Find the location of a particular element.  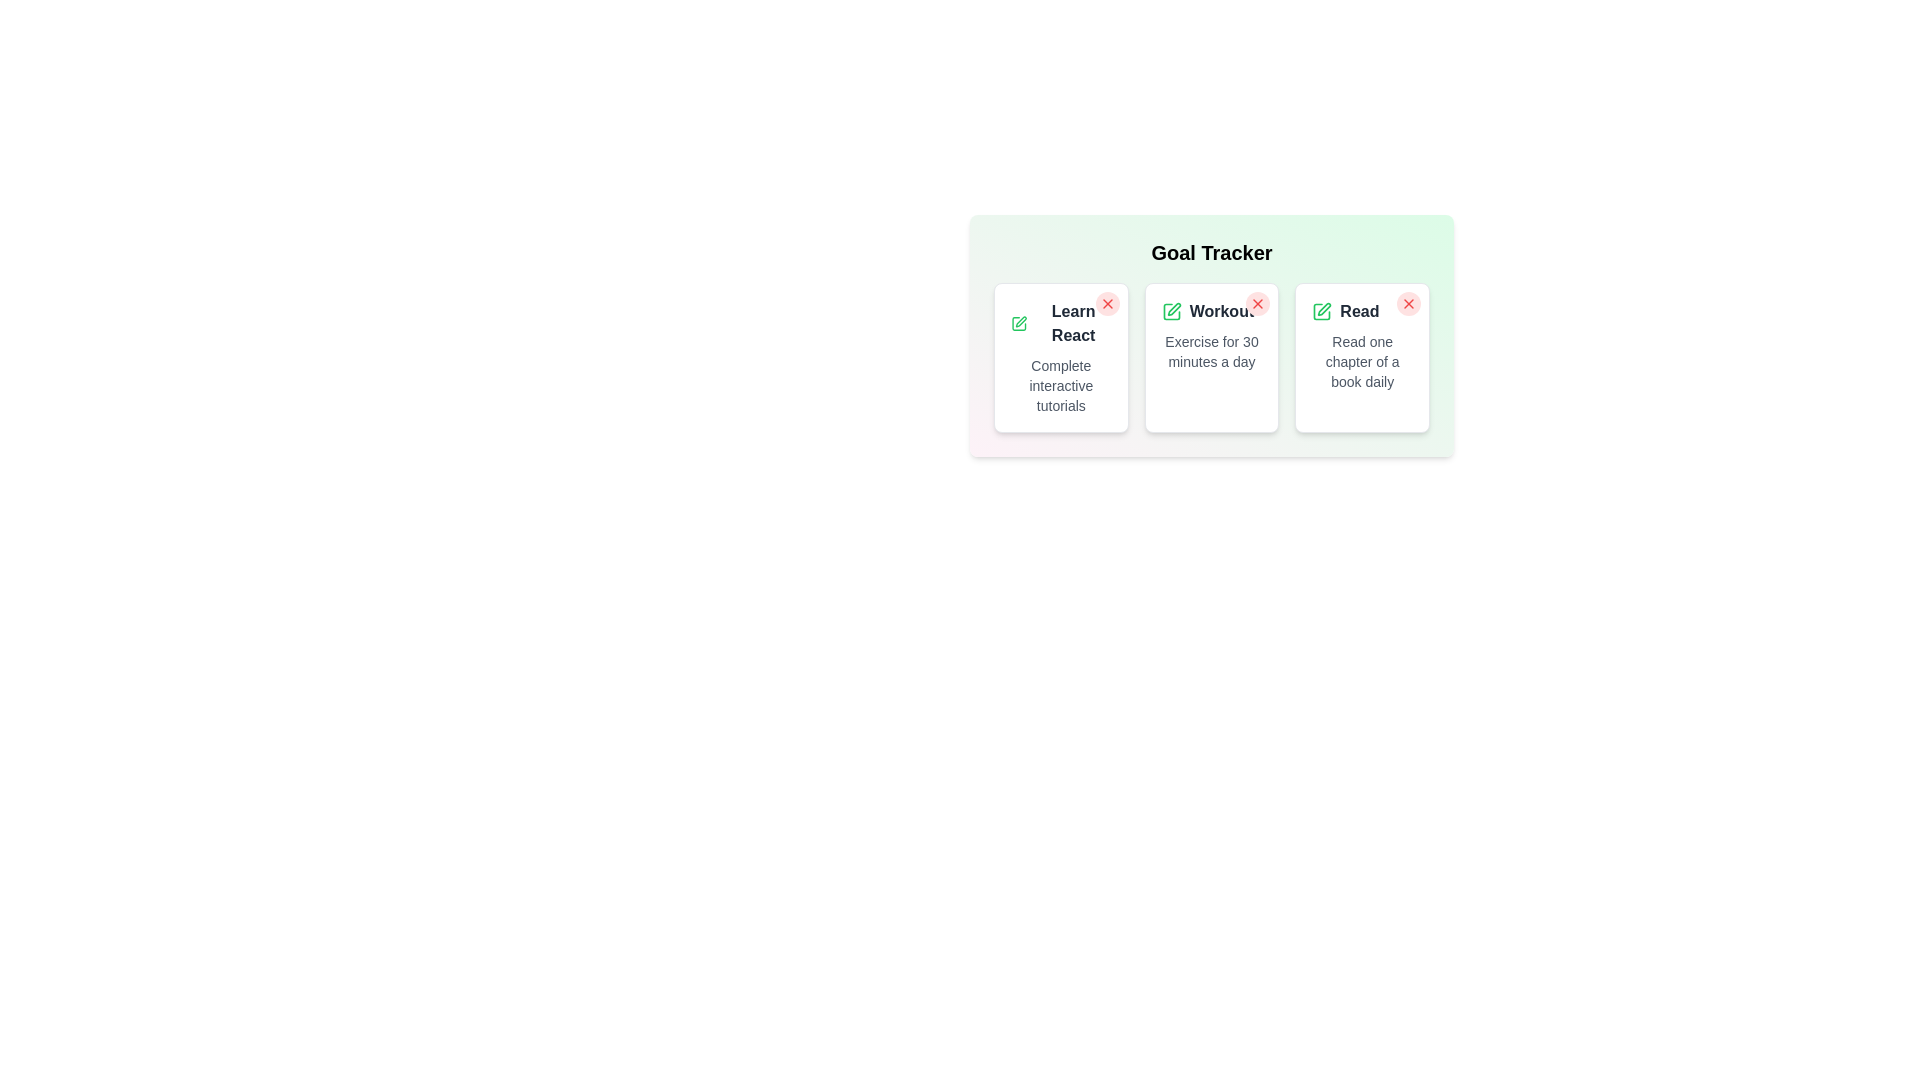

the goal card titled 'Read' to view its details is located at coordinates (1361, 357).